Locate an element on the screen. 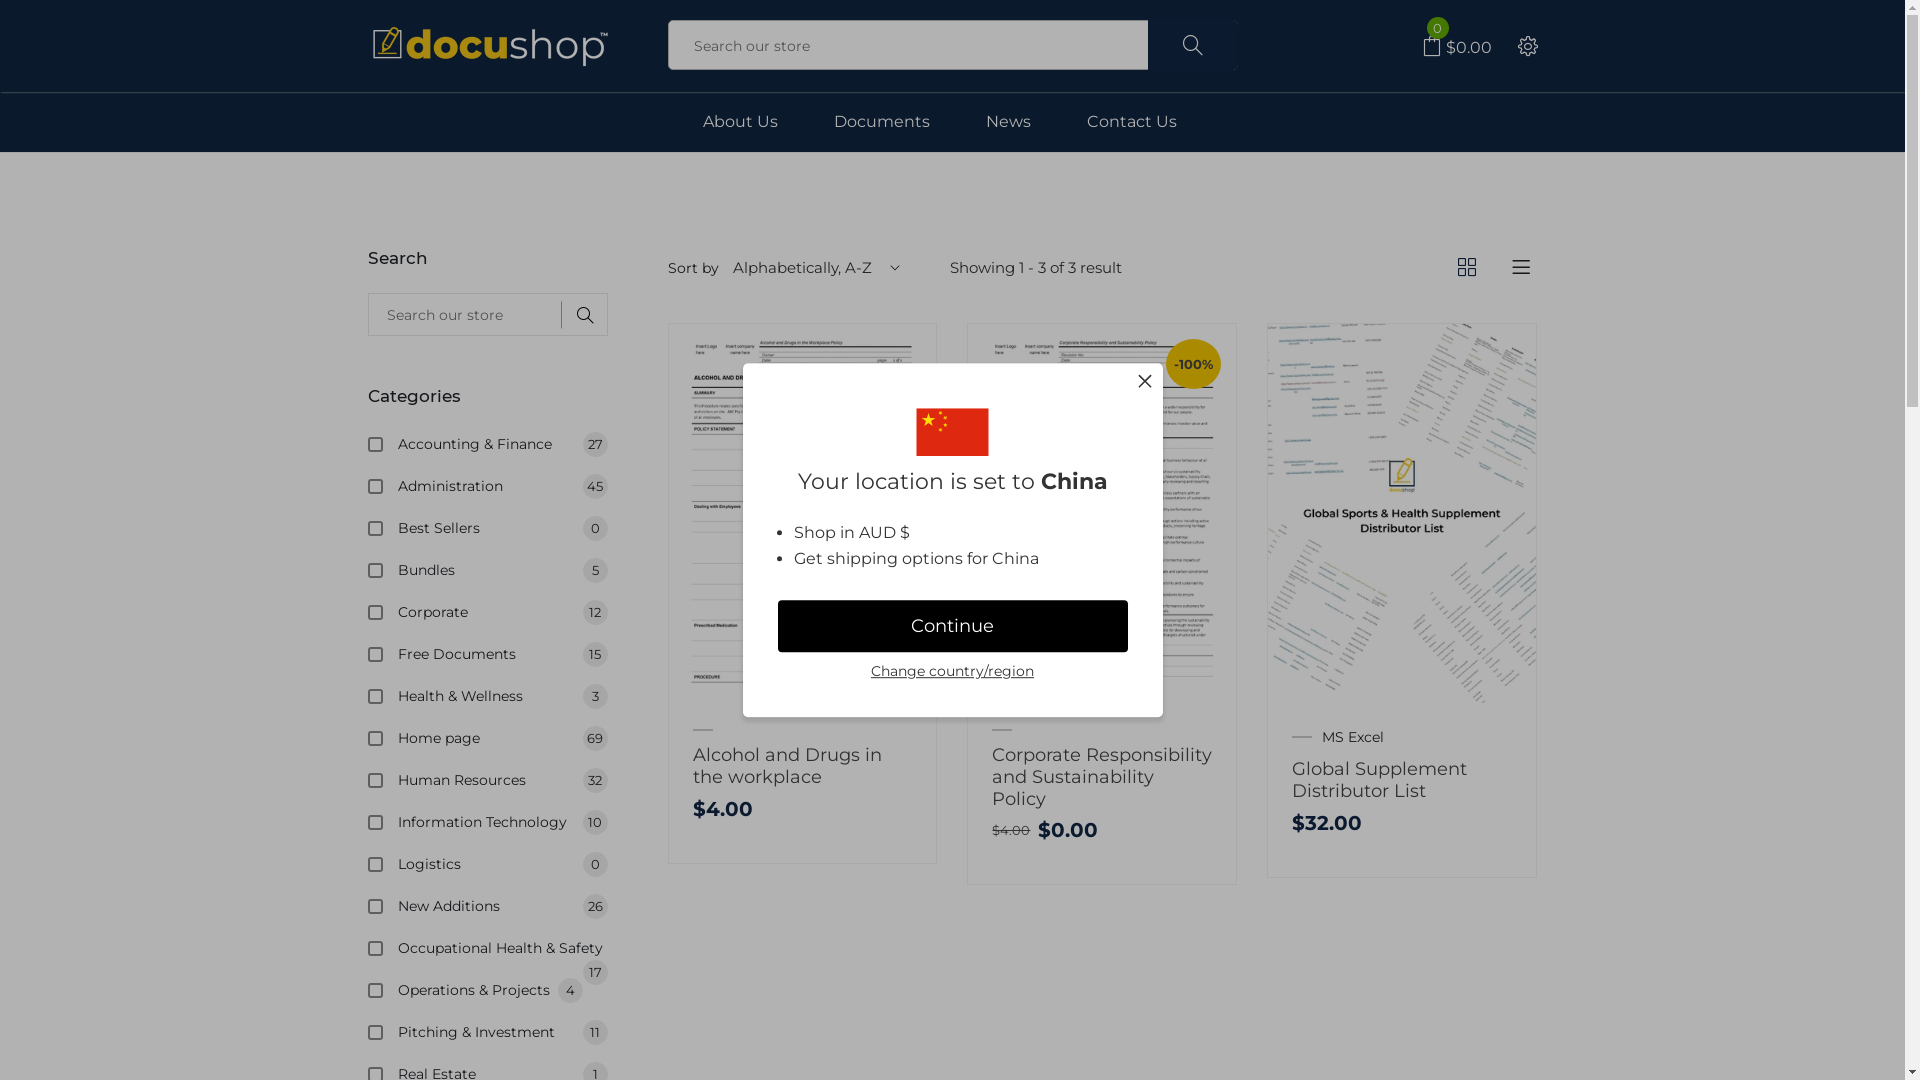  'Information Technology is located at coordinates (503, 821).